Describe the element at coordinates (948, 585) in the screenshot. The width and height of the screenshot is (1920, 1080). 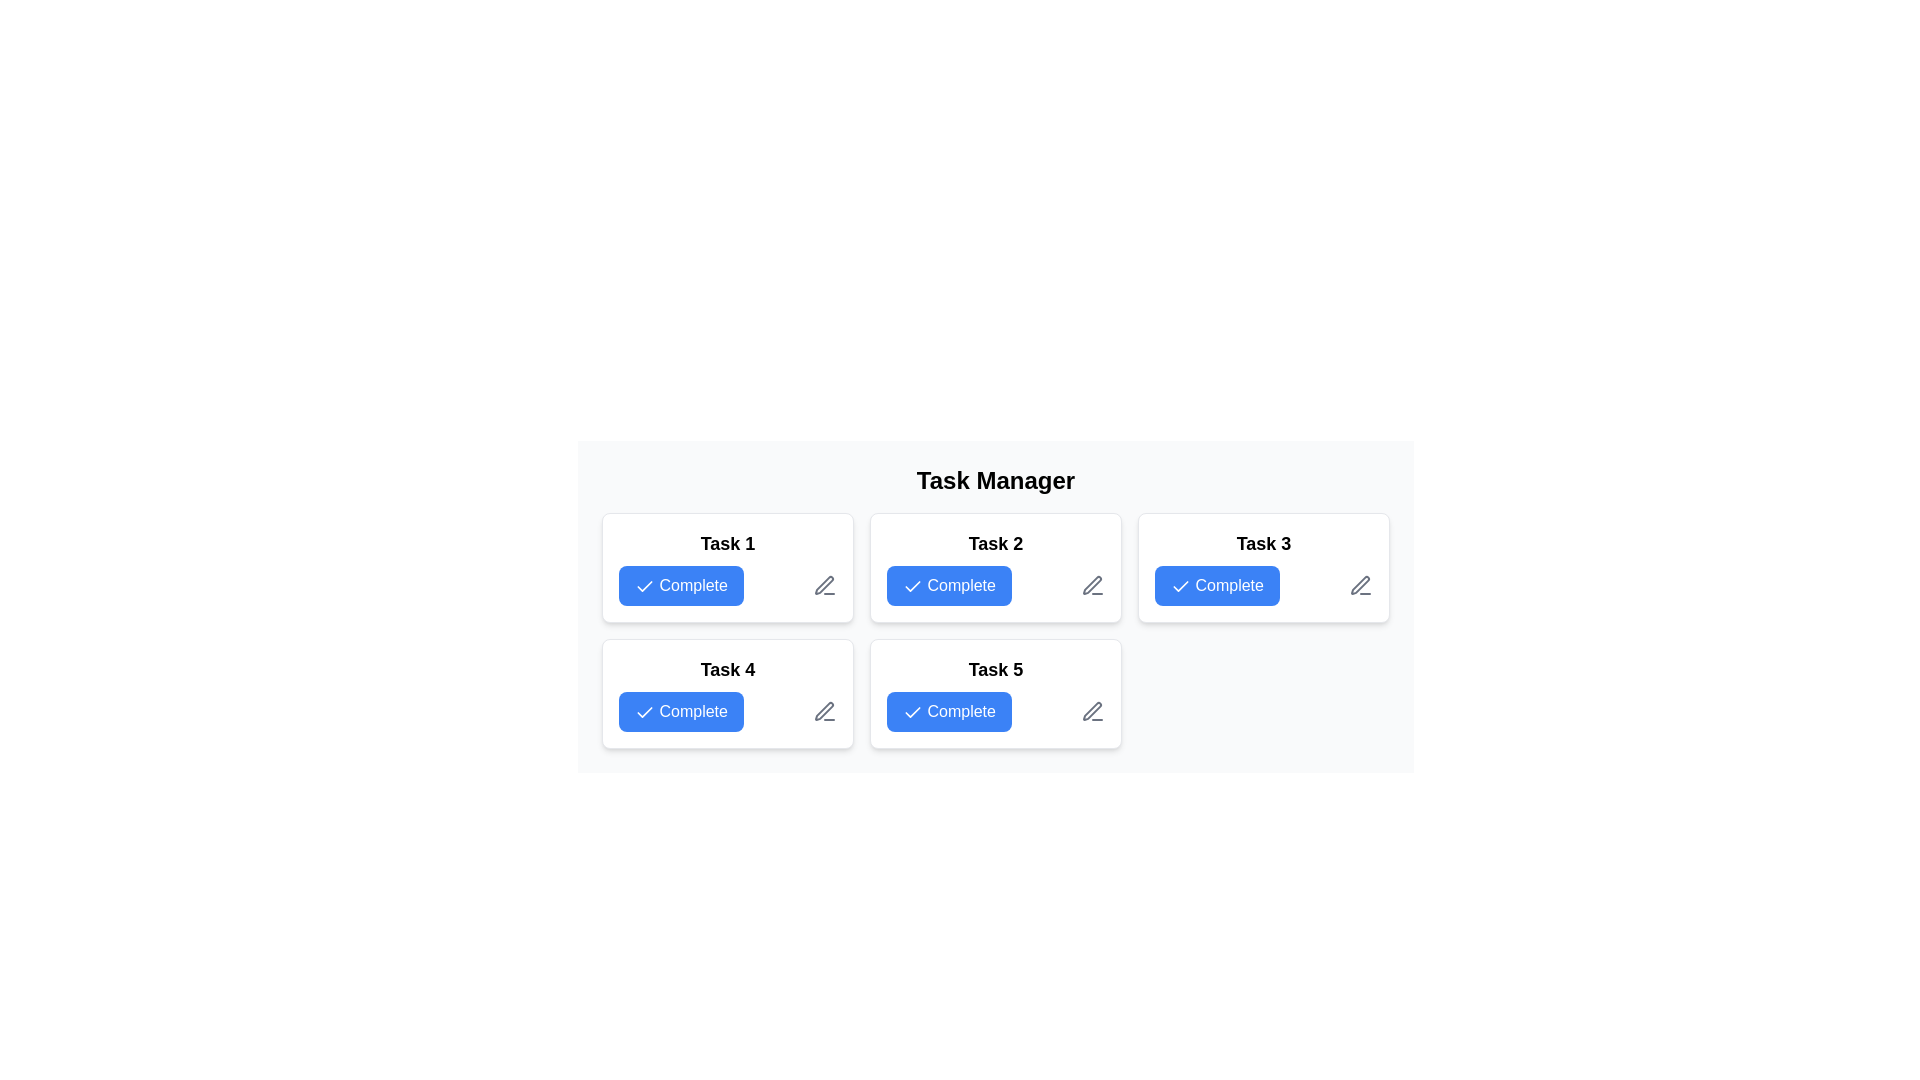
I see `the second button under the 'Task Manager' header` at that location.